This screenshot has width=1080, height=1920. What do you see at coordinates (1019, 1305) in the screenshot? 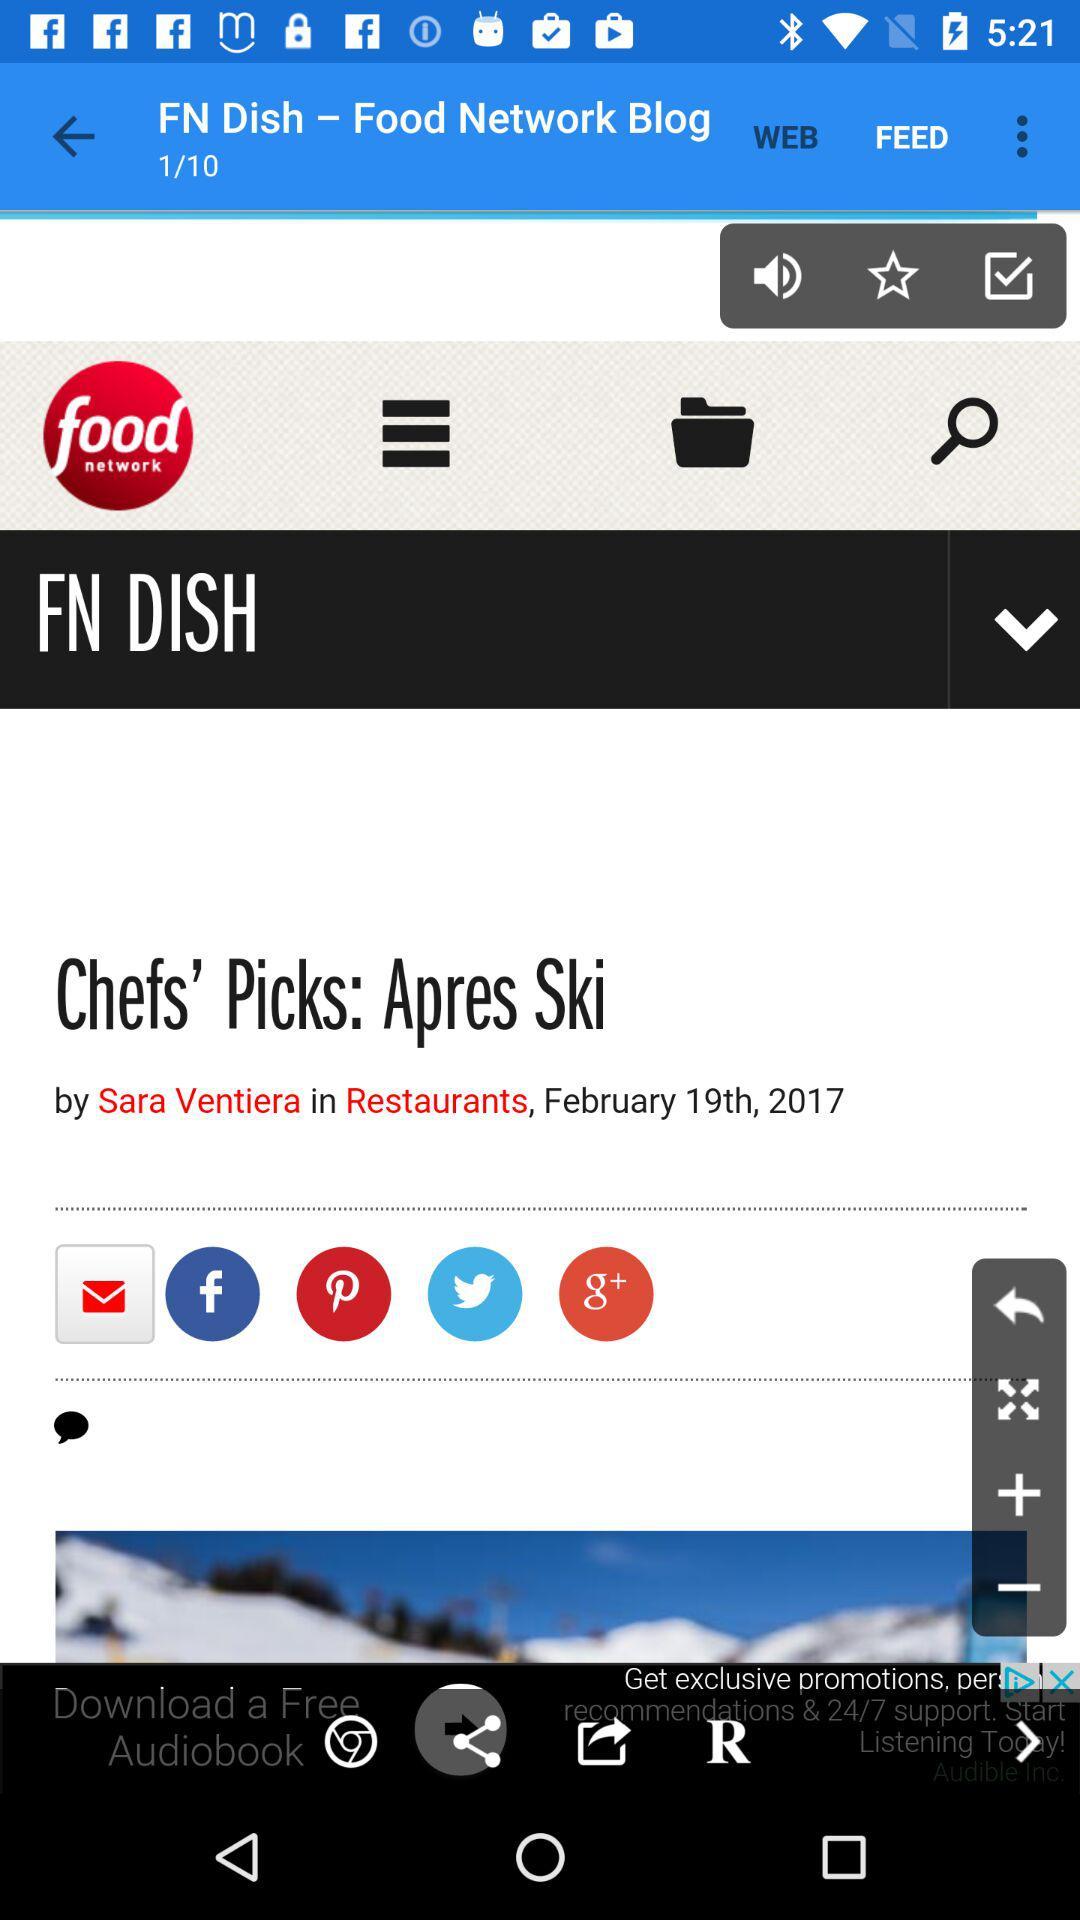
I see `the reply icon` at bounding box center [1019, 1305].